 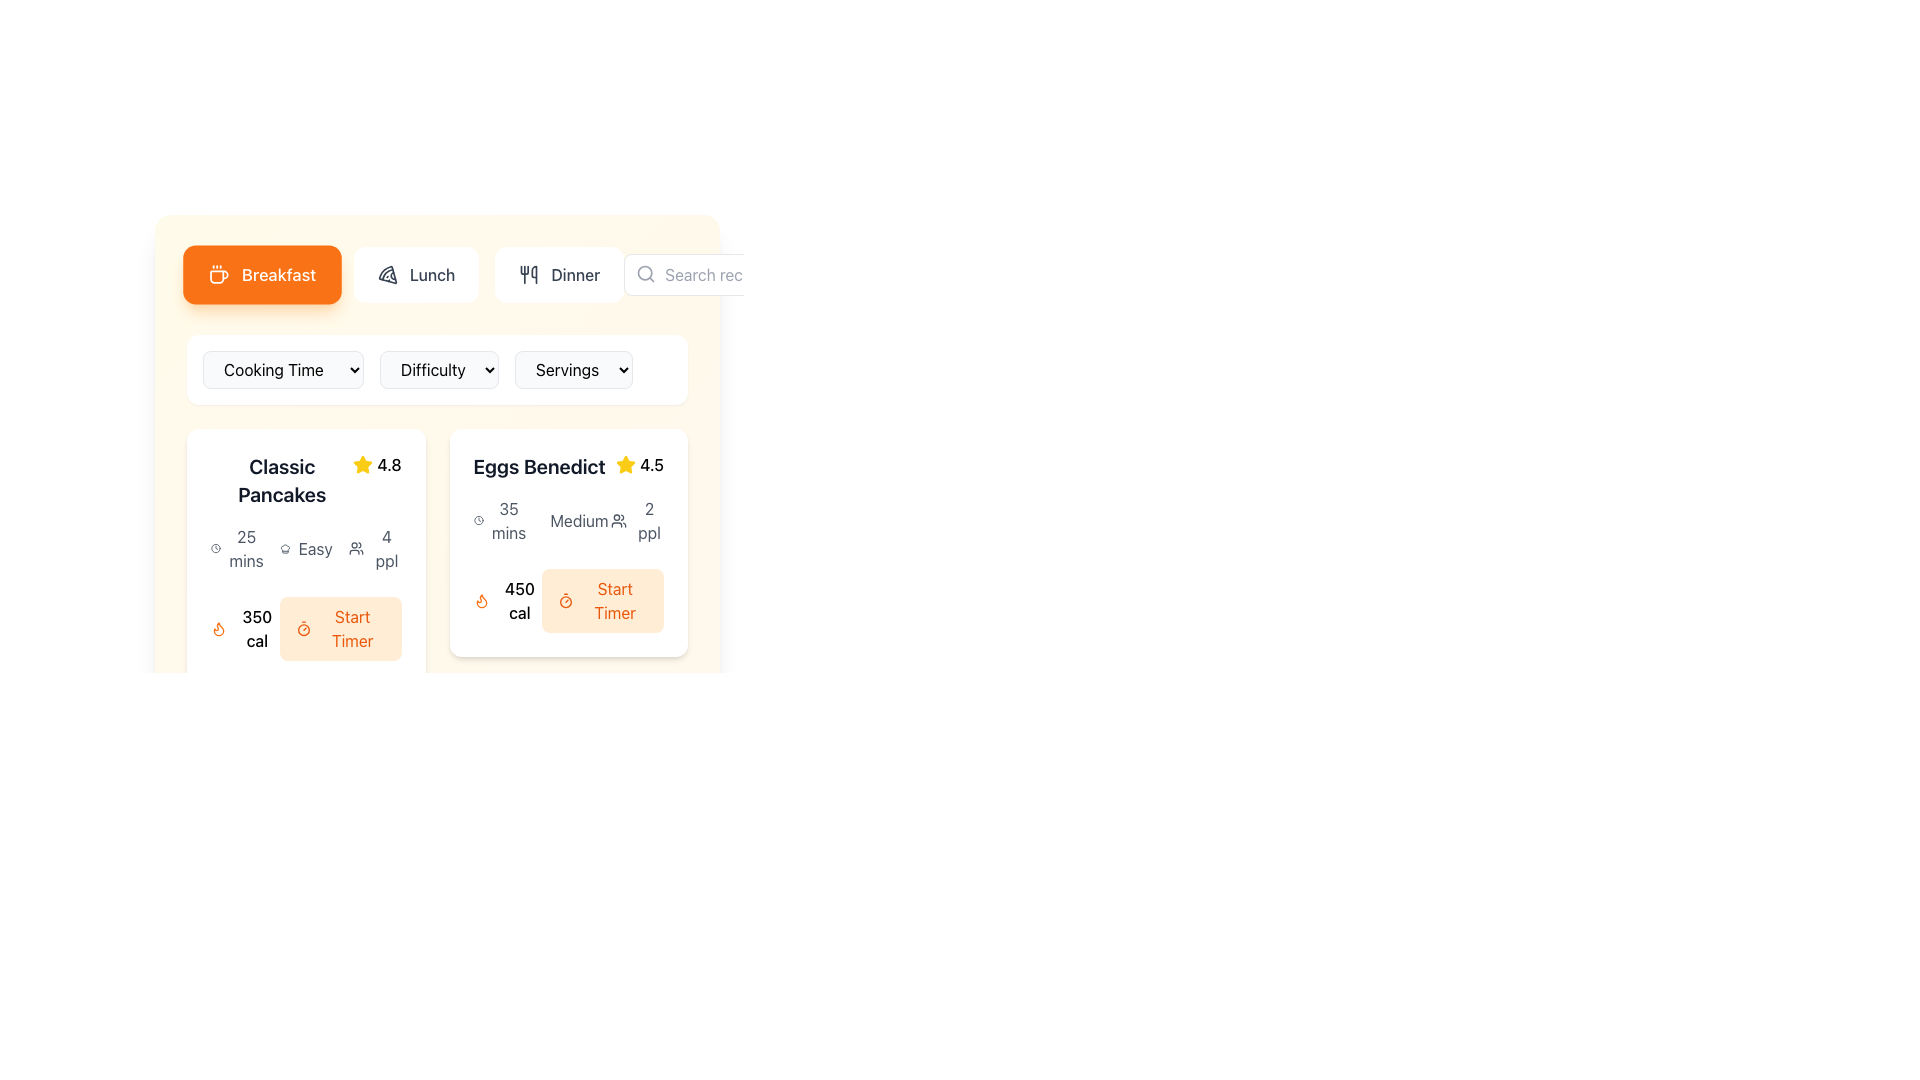 I want to click on the chef's hat icon located next to the text 'Easy', which indicates a recipe's difficulty level, so click(x=284, y=548).